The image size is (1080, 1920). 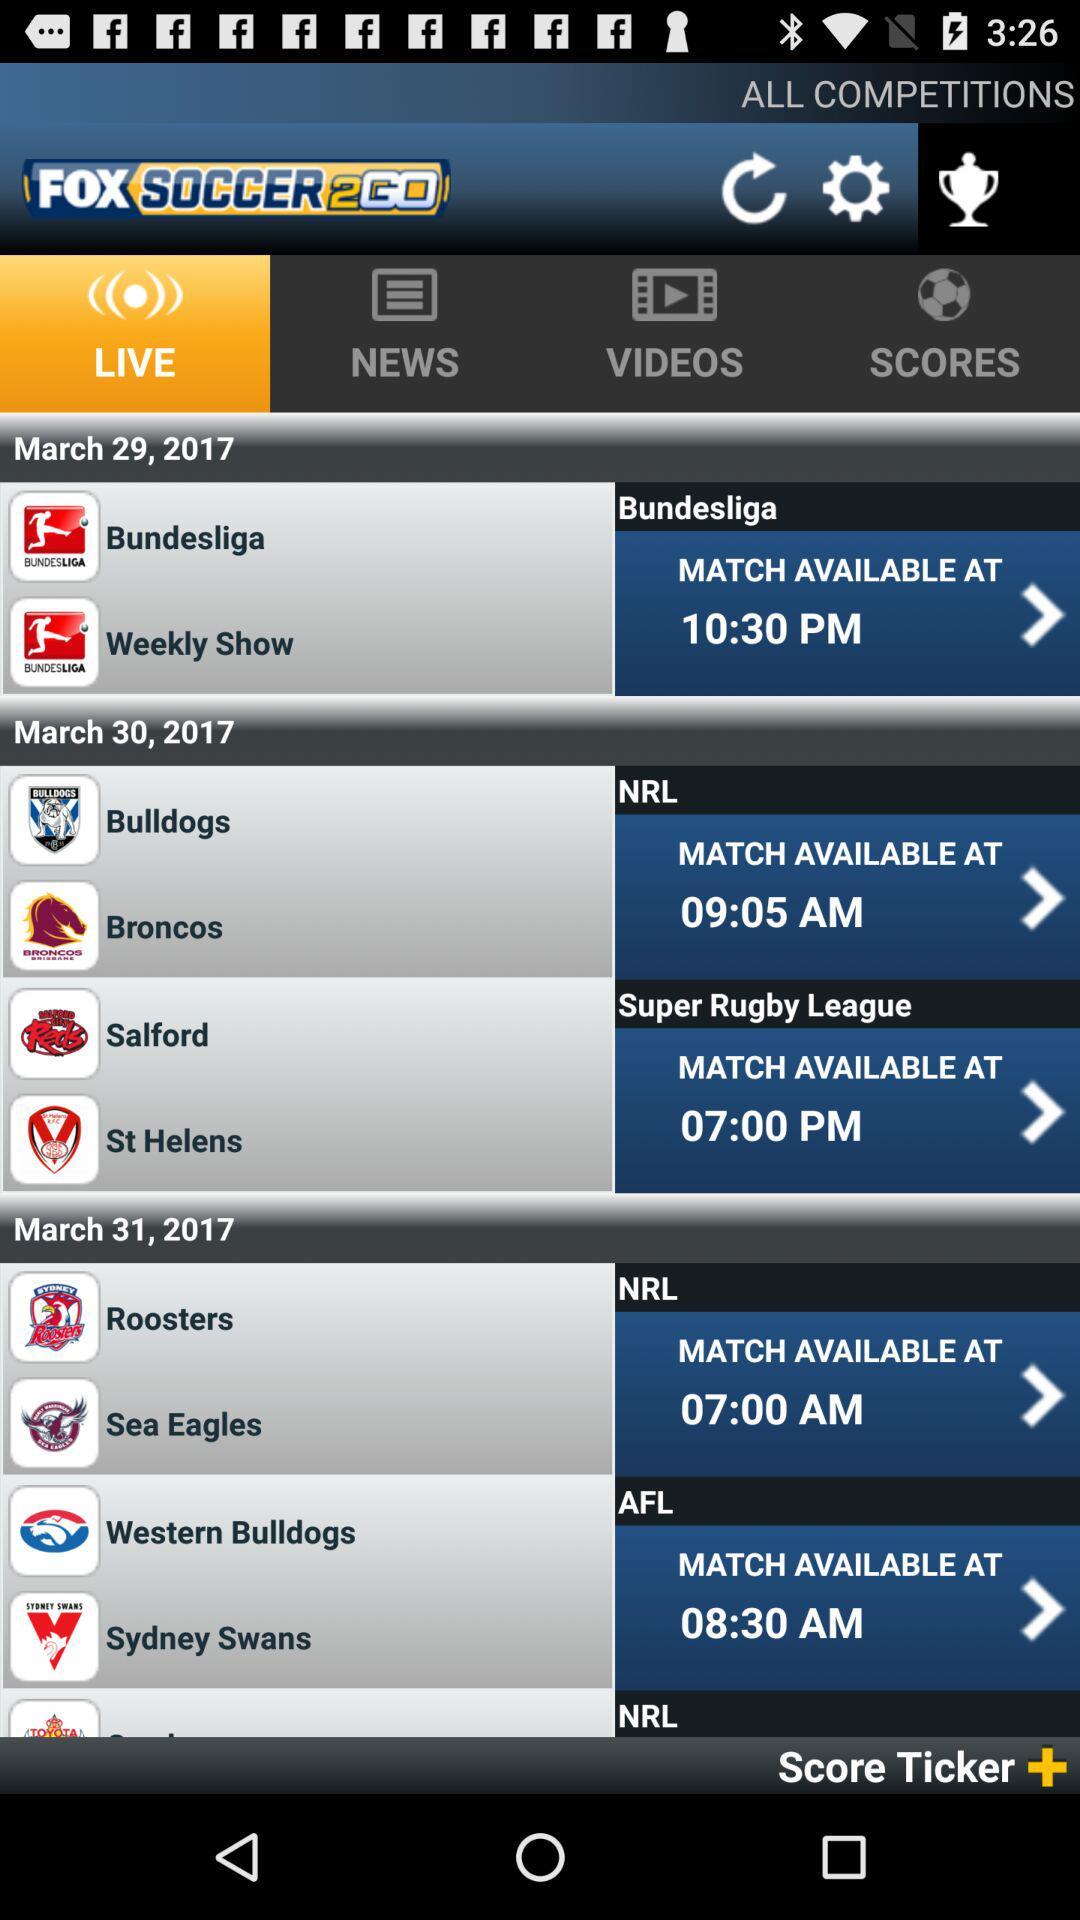 I want to click on the sydney swans app, so click(x=208, y=1636).